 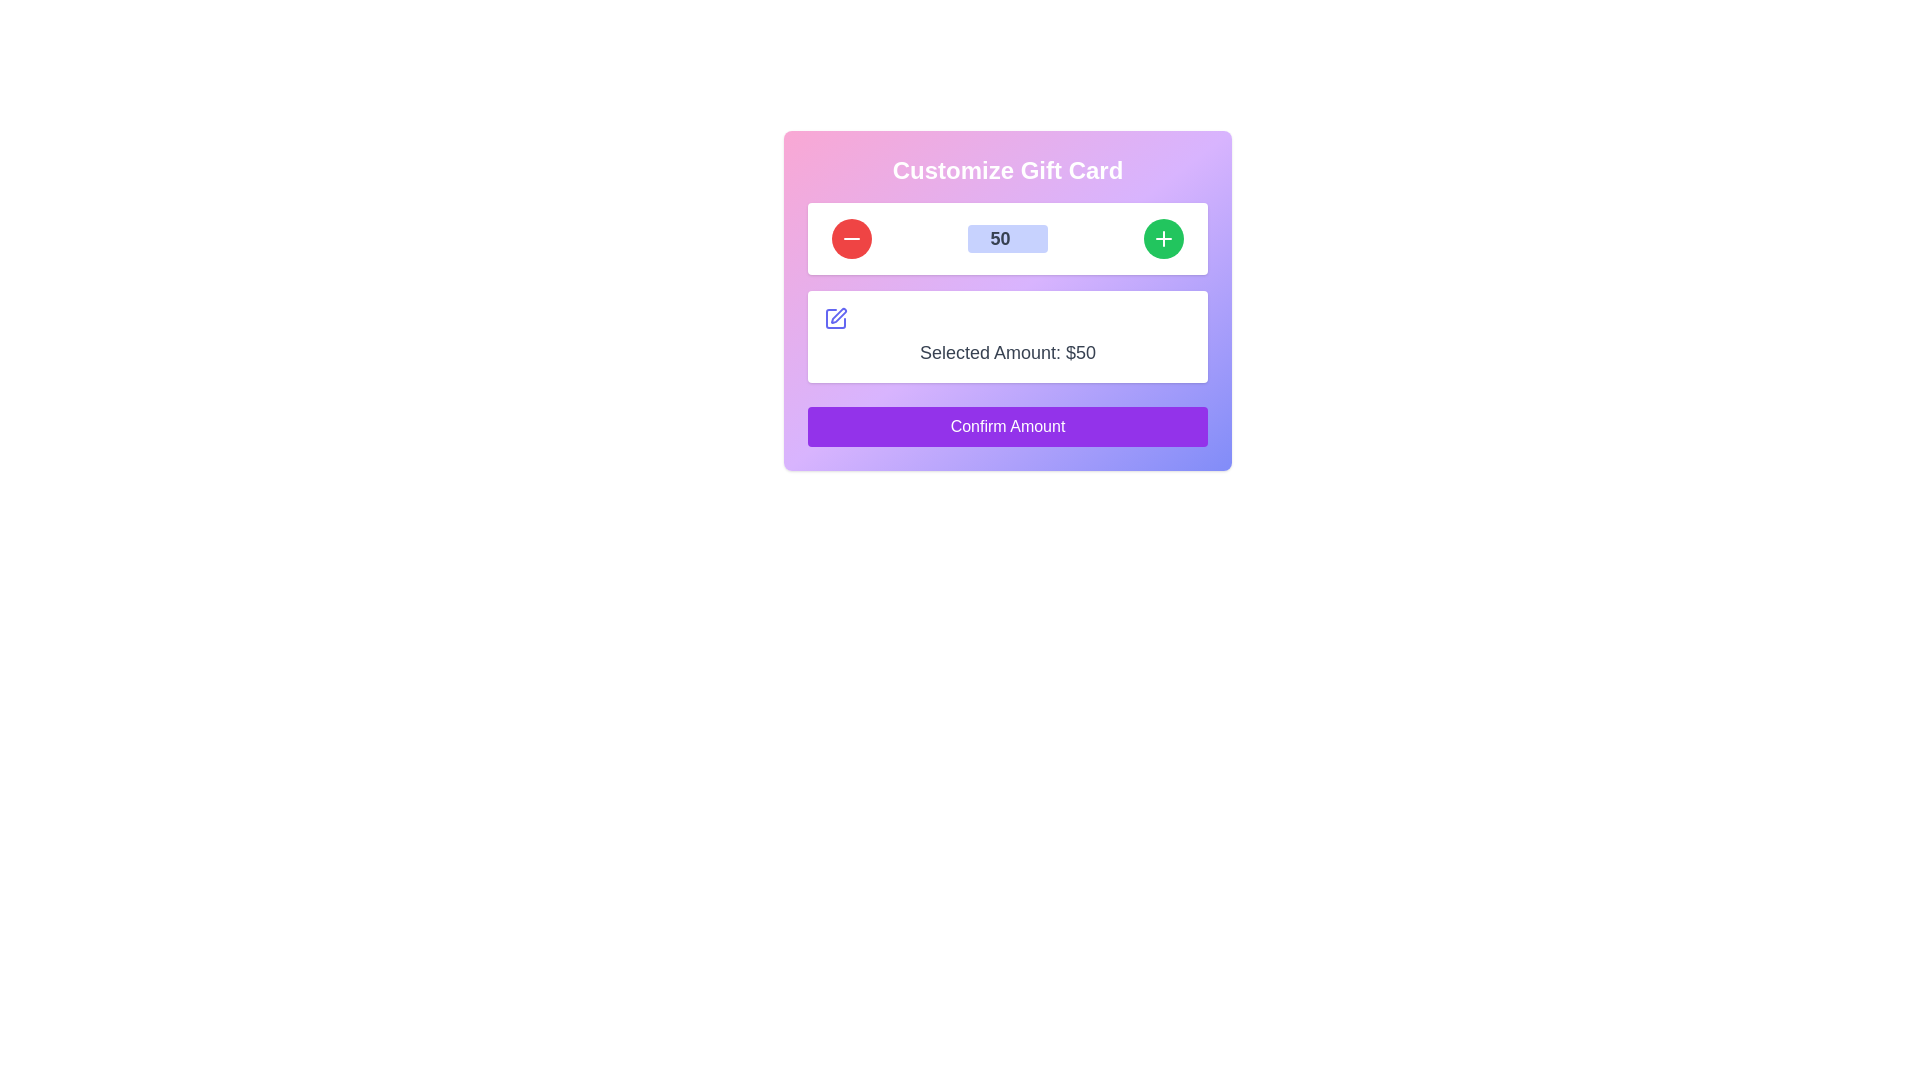 What do you see at coordinates (1008, 352) in the screenshot?
I see `the Text label displaying the currently selected monetary amount, located beneath the numeric input field and centered horizontally` at bounding box center [1008, 352].